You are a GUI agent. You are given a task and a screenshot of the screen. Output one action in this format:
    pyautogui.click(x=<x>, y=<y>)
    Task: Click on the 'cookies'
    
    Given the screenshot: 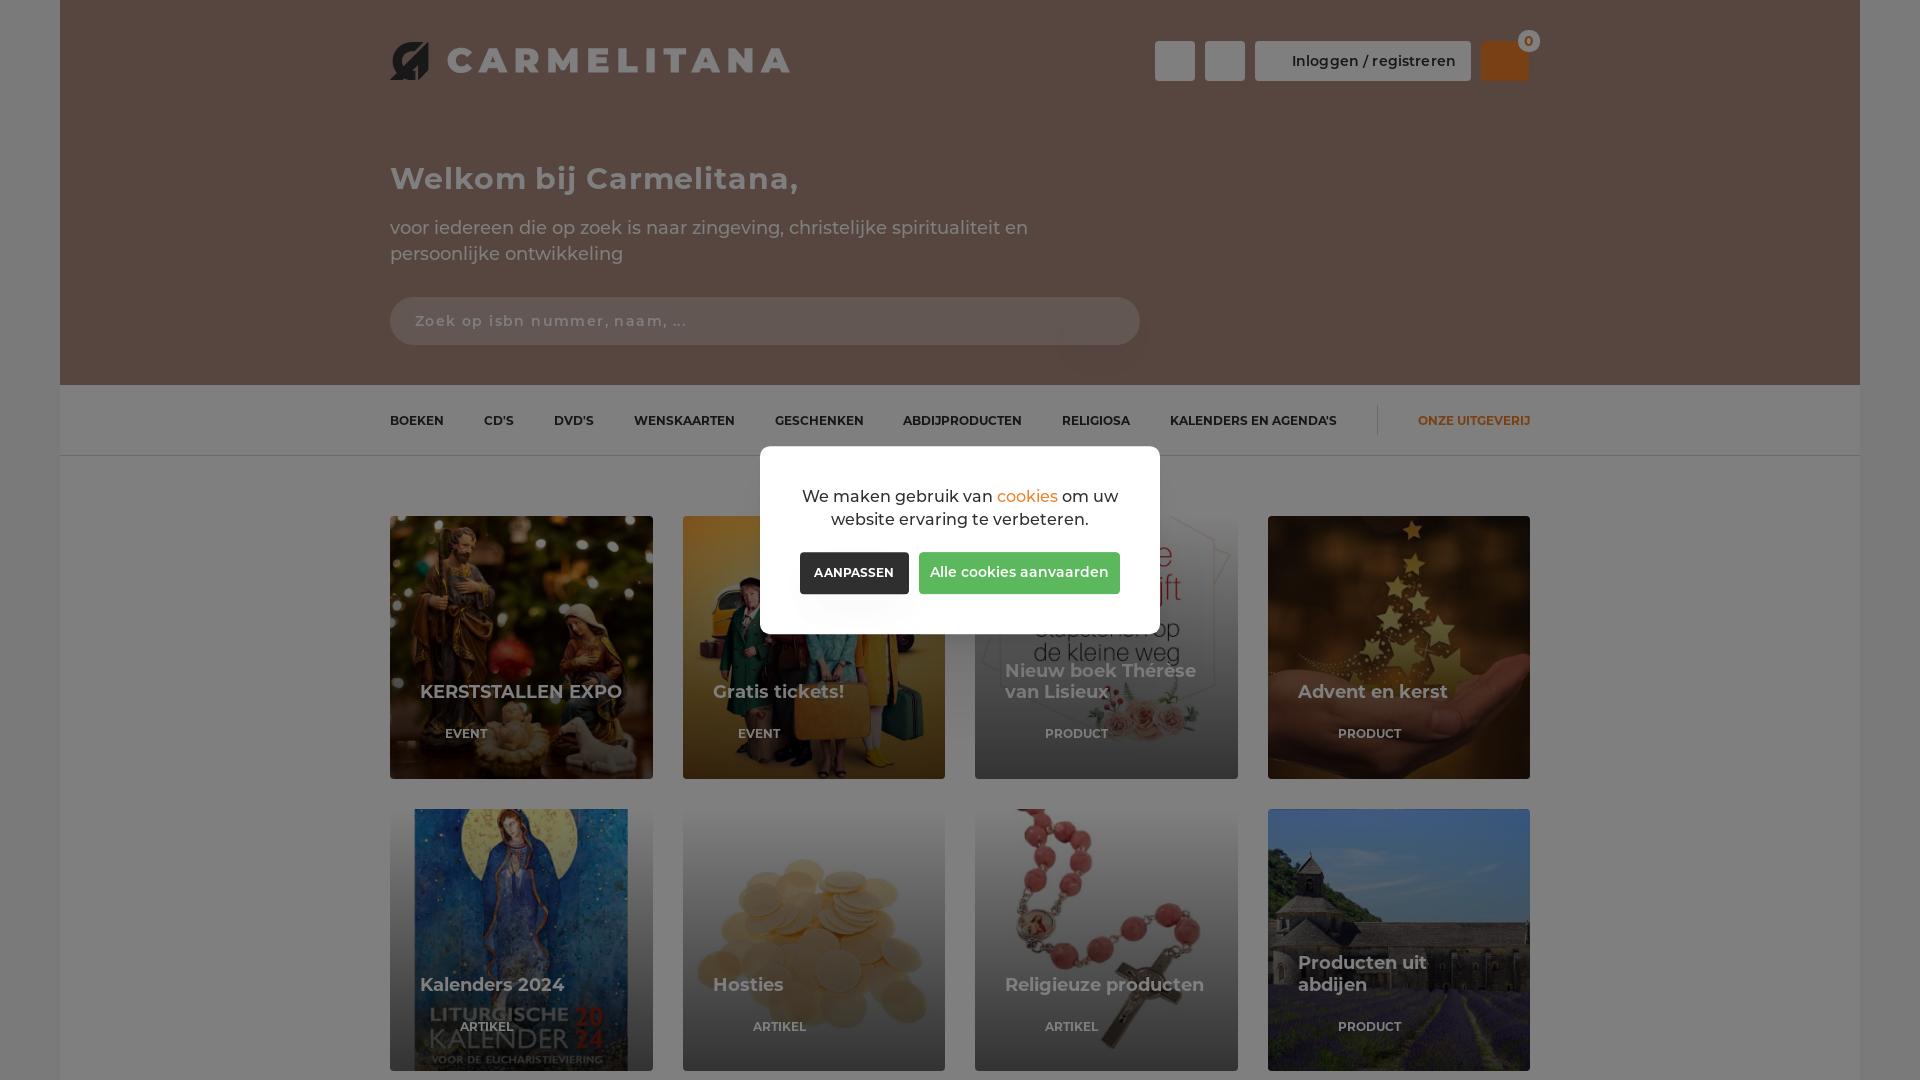 What is the action you would take?
    pyautogui.click(x=1027, y=495)
    